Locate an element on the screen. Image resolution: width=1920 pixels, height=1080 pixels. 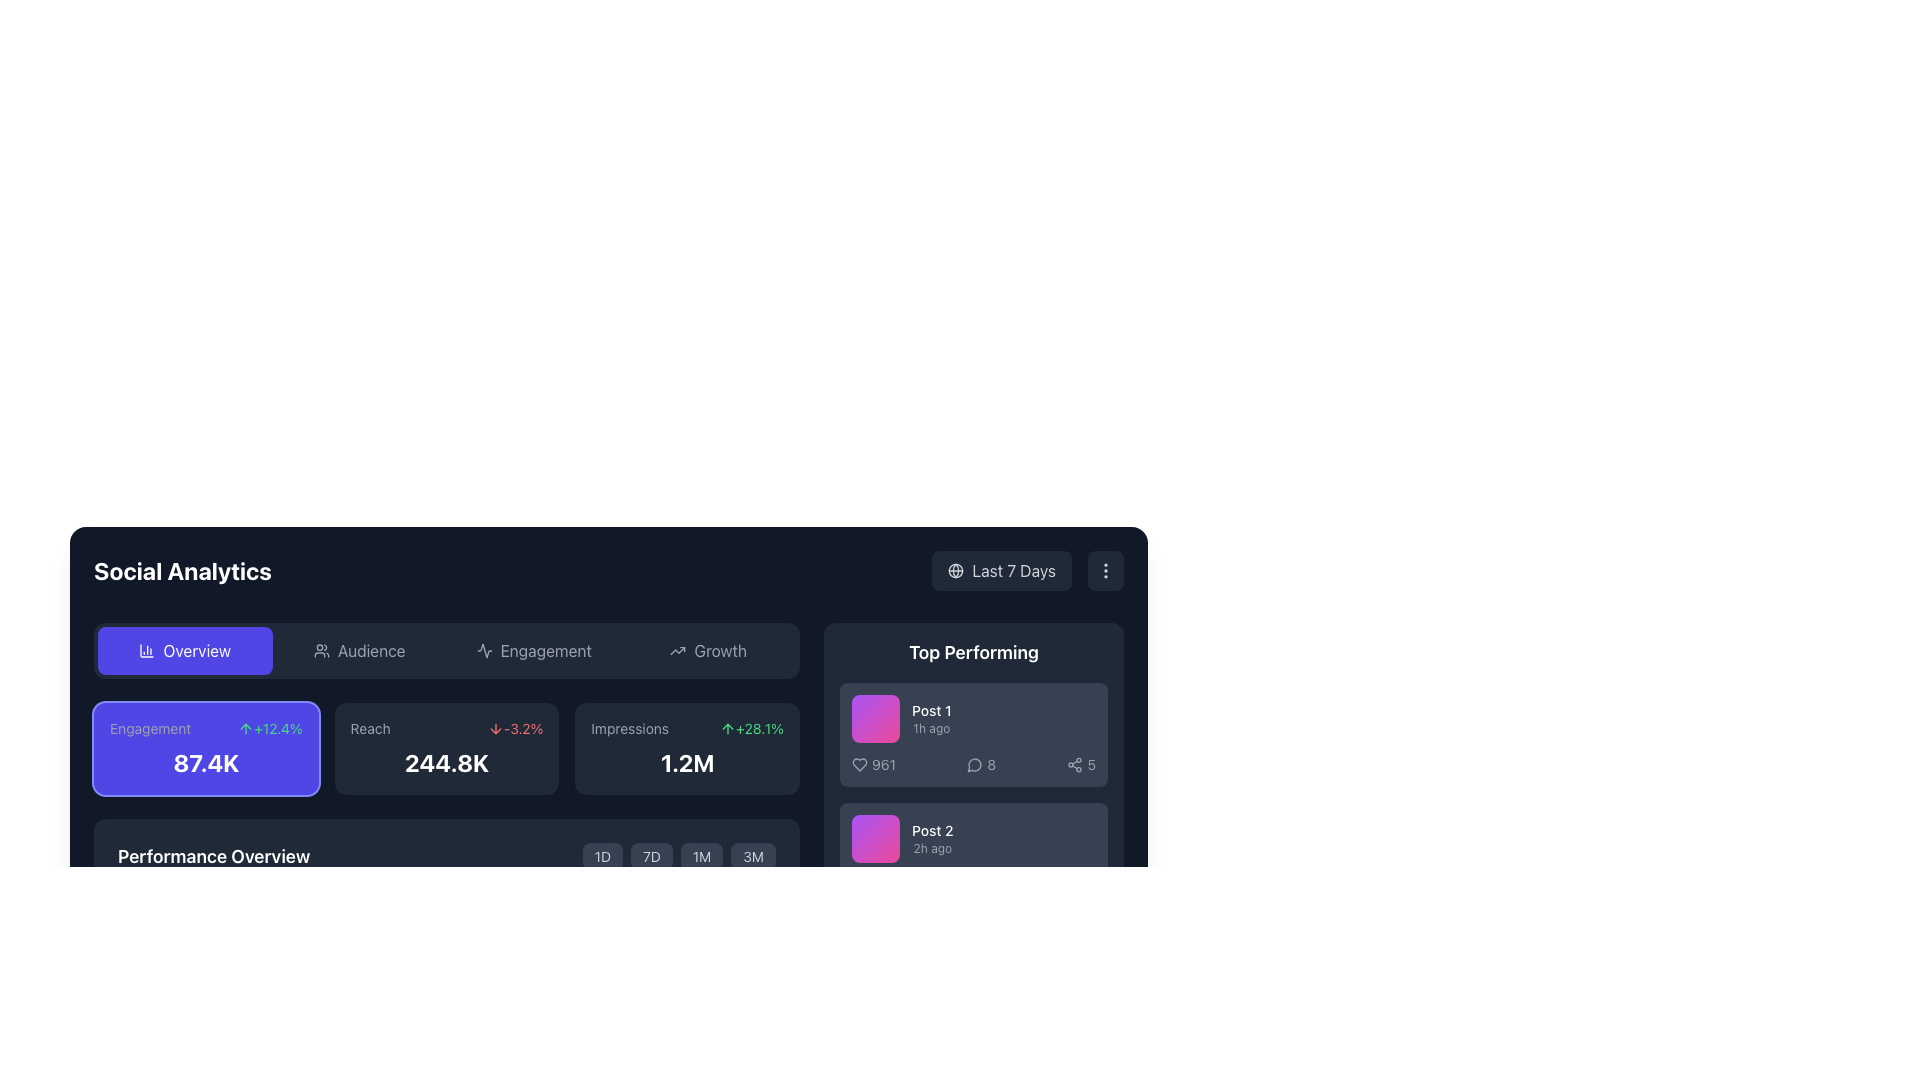
globe icon located to the left of the 'Last 7 Days' button at the top-right corner of the layout is located at coordinates (955, 570).